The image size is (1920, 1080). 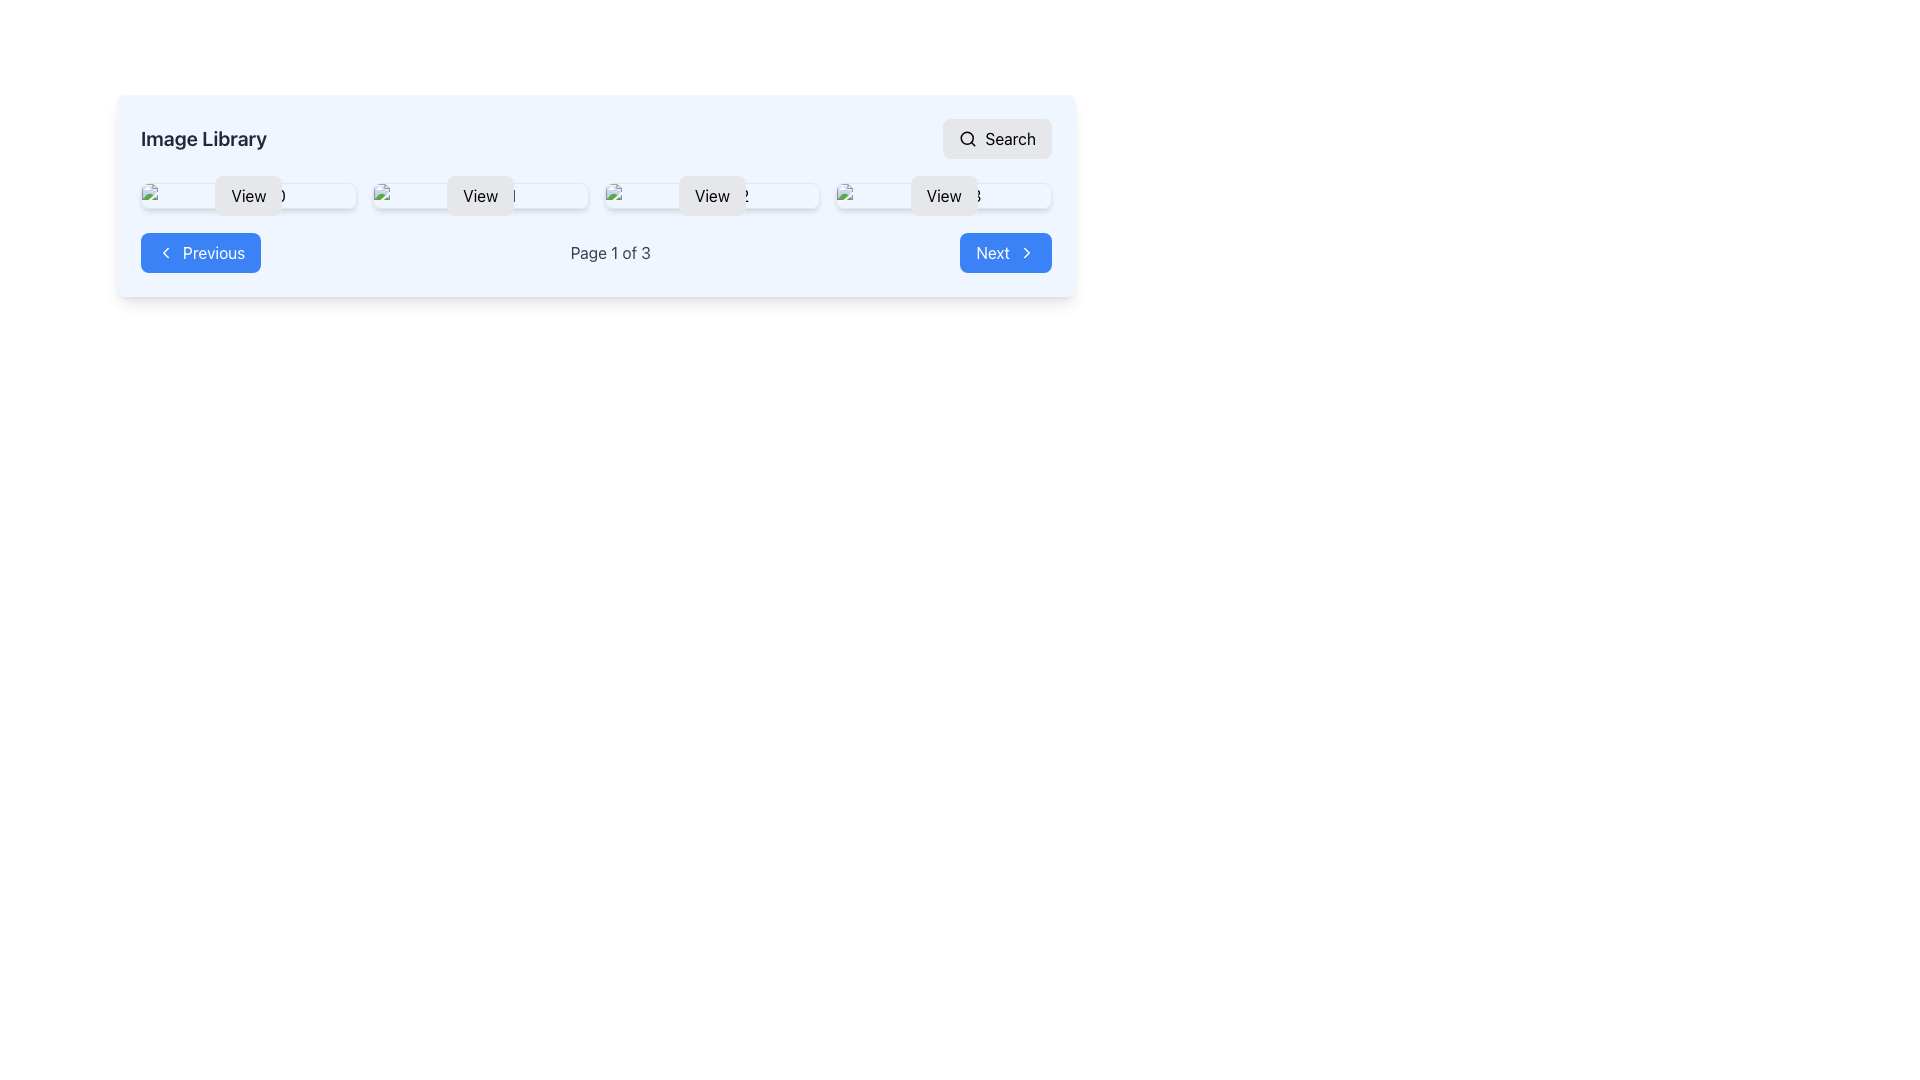 What do you see at coordinates (712, 196) in the screenshot?
I see `the 'View' button, which is a rectangular button with rounded corners and a light gray background, located third from the left in its row` at bounding box center [712, 196].